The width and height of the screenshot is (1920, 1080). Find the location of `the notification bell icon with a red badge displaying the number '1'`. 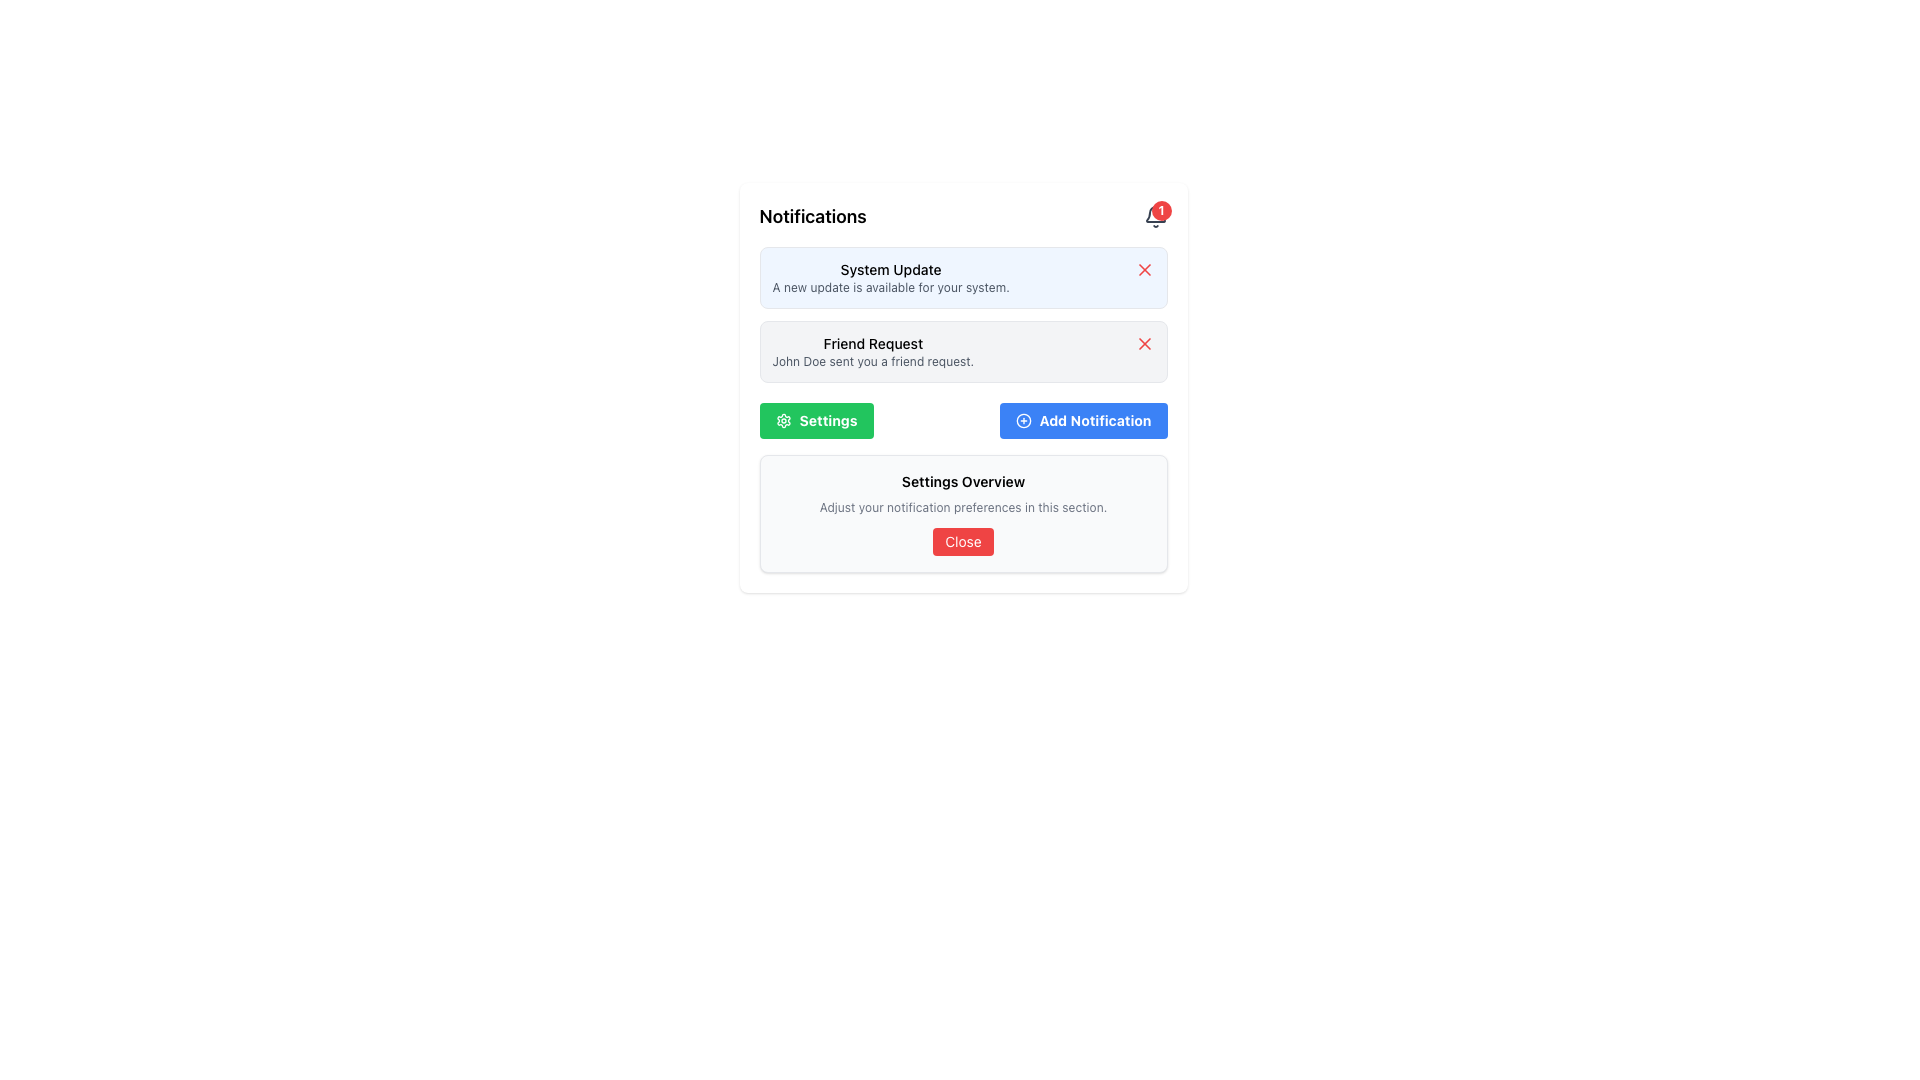

the notification bell icon with a red badge displaying the number '1' is located at coordinates (1155, 216).